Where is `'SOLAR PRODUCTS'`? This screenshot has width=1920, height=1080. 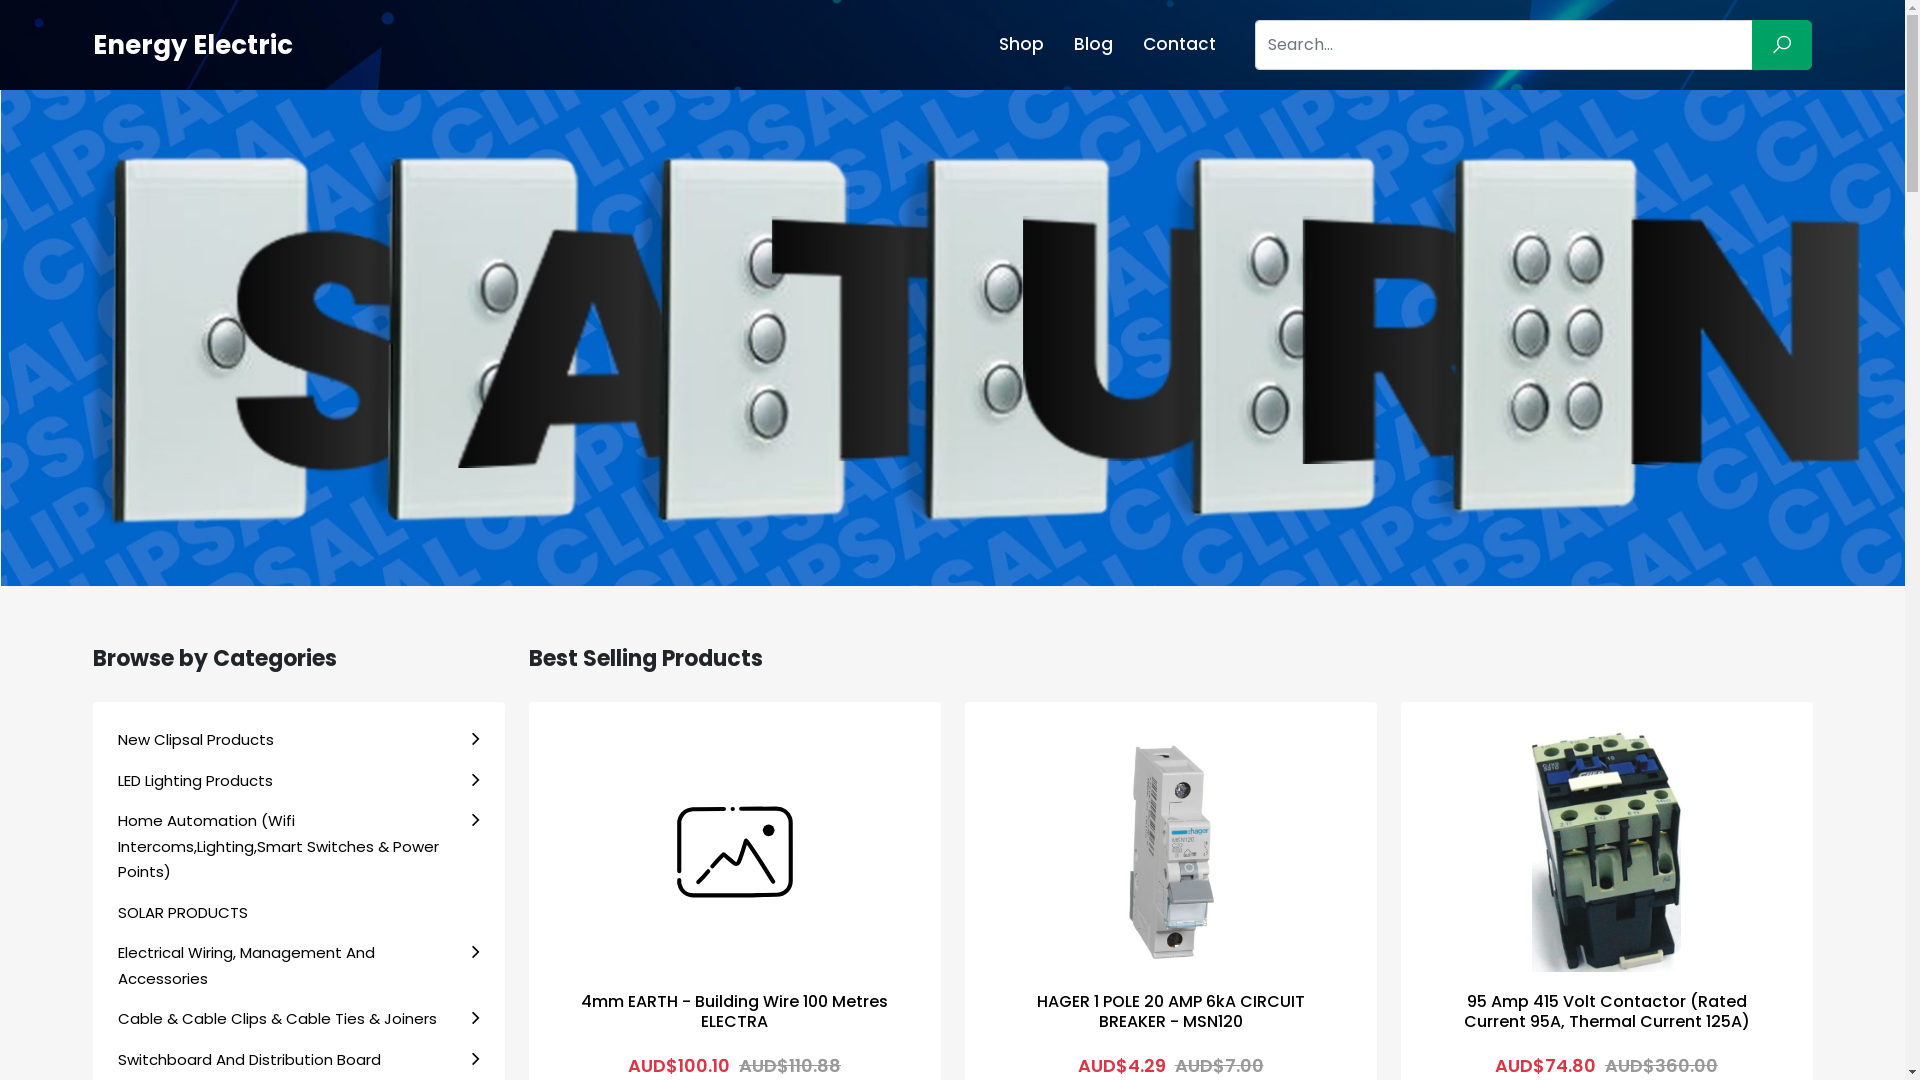 'SOLAR PRODUCTS' is located at coordinates (297, 913).